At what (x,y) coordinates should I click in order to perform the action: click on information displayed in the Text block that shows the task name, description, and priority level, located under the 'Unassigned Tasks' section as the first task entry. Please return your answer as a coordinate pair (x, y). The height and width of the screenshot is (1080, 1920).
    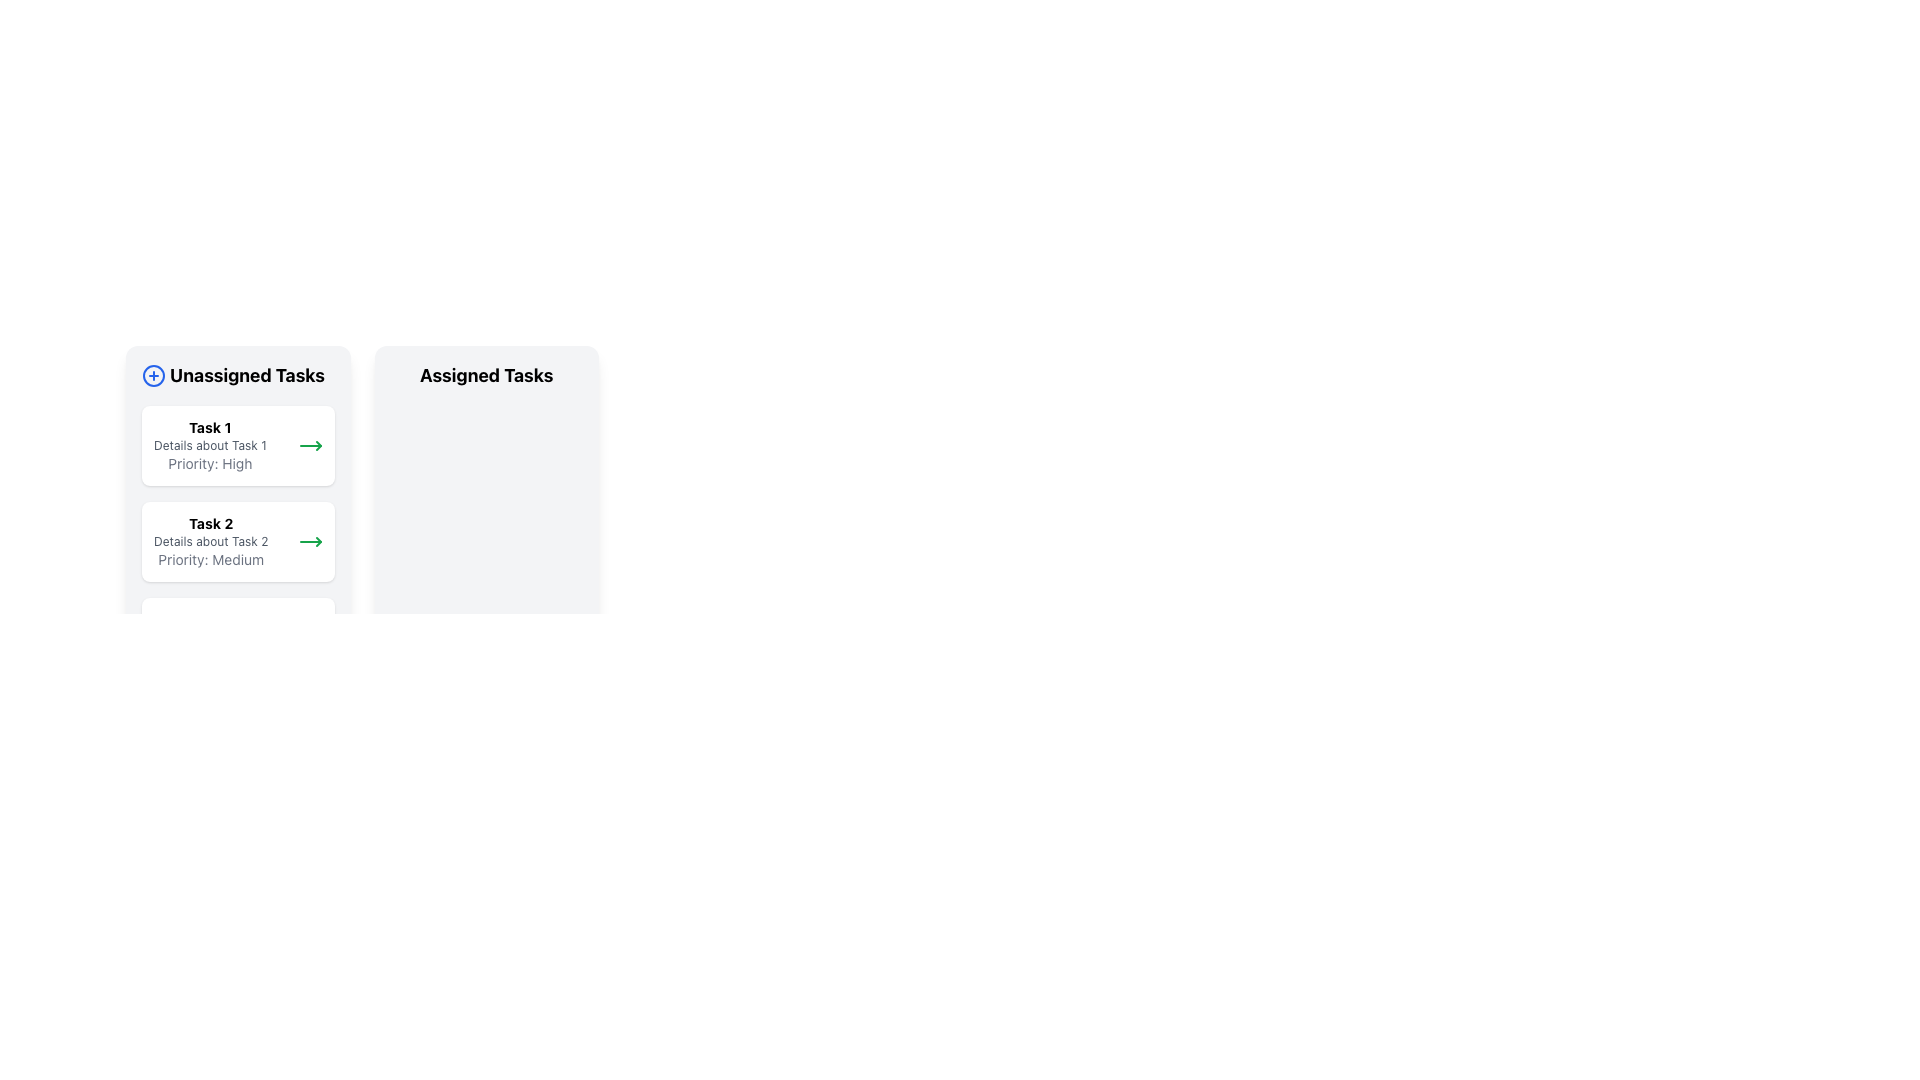
    Looking at the image, I should click on (210, 445).